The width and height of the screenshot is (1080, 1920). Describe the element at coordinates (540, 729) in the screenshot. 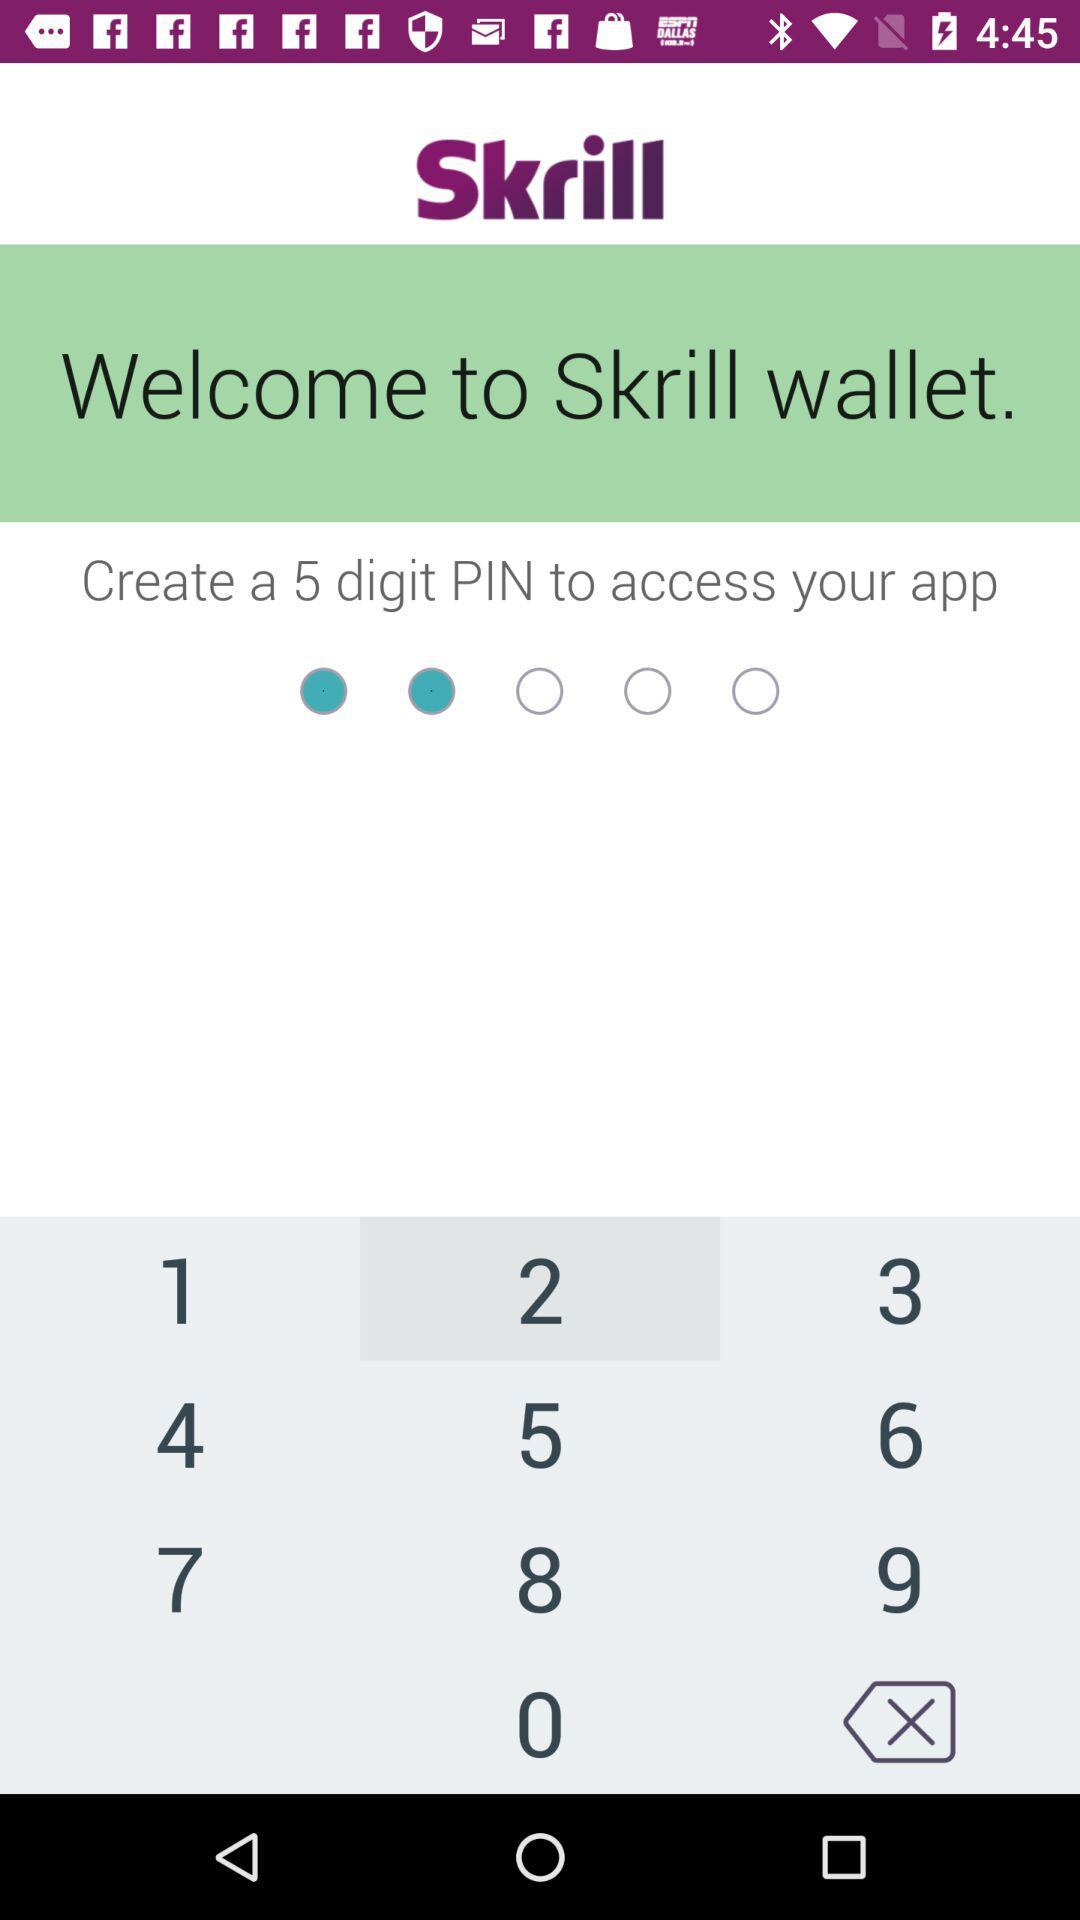

I see `the item above 1 icon` at that location.